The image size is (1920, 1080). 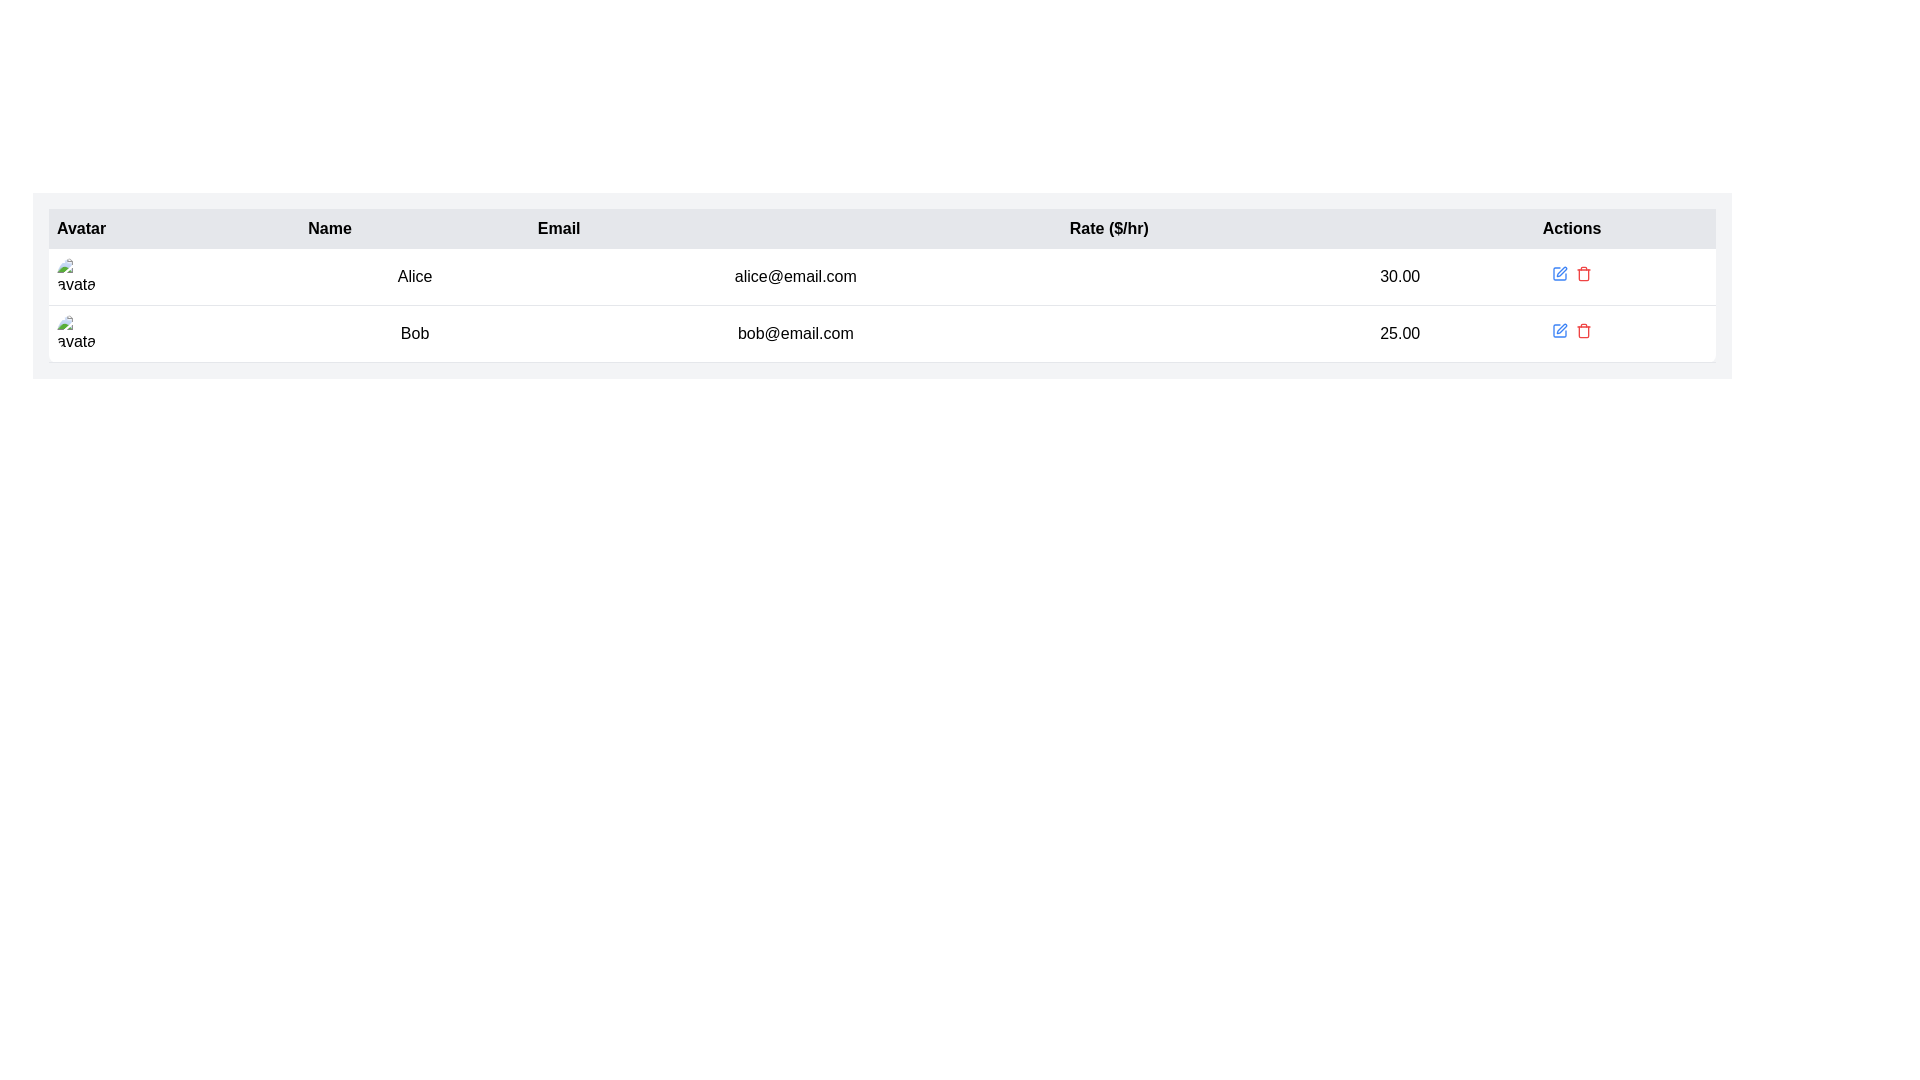 What do you see at coordinates (174, 277) in the screenshot?
I see `the avatar image component representing Alice, located in the 'Avatar' column of the table row` at bounding box center [174, 277].